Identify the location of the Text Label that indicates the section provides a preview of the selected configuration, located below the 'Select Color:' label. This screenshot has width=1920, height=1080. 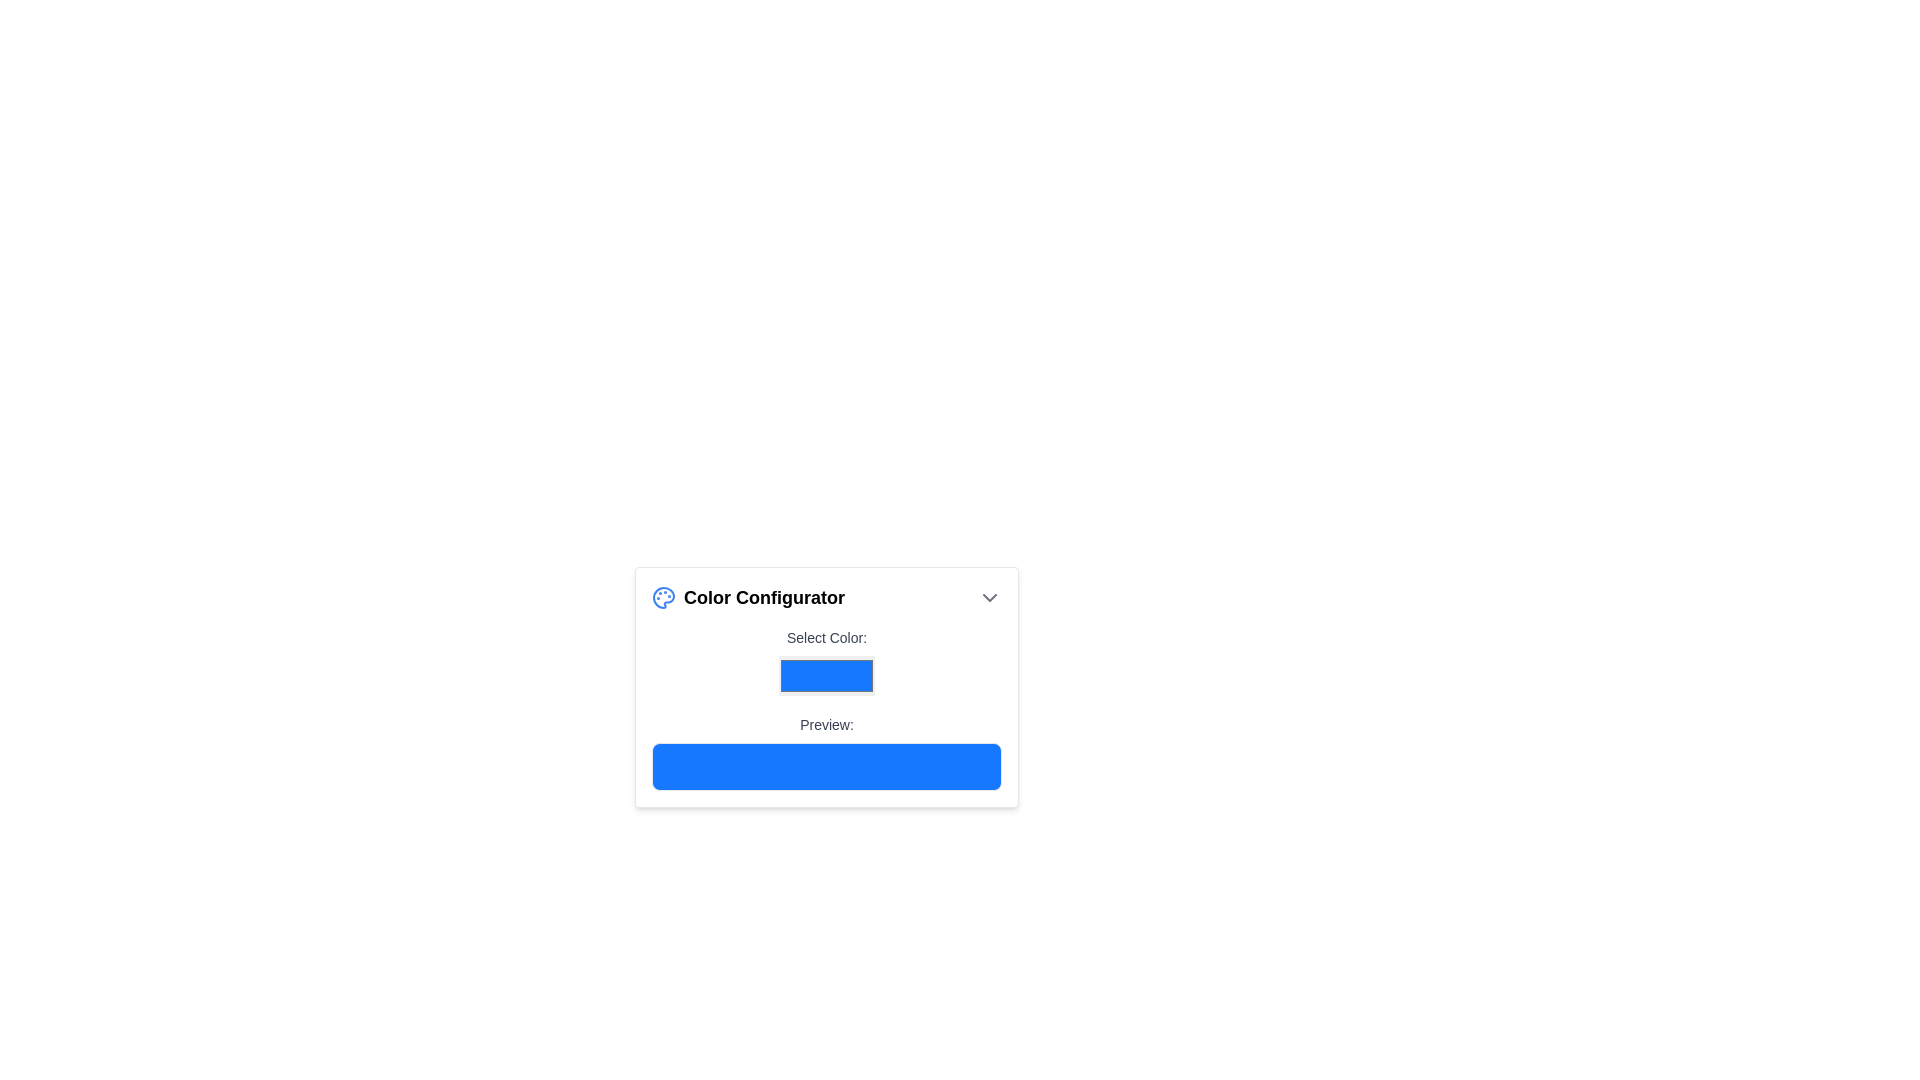
(826, 725).